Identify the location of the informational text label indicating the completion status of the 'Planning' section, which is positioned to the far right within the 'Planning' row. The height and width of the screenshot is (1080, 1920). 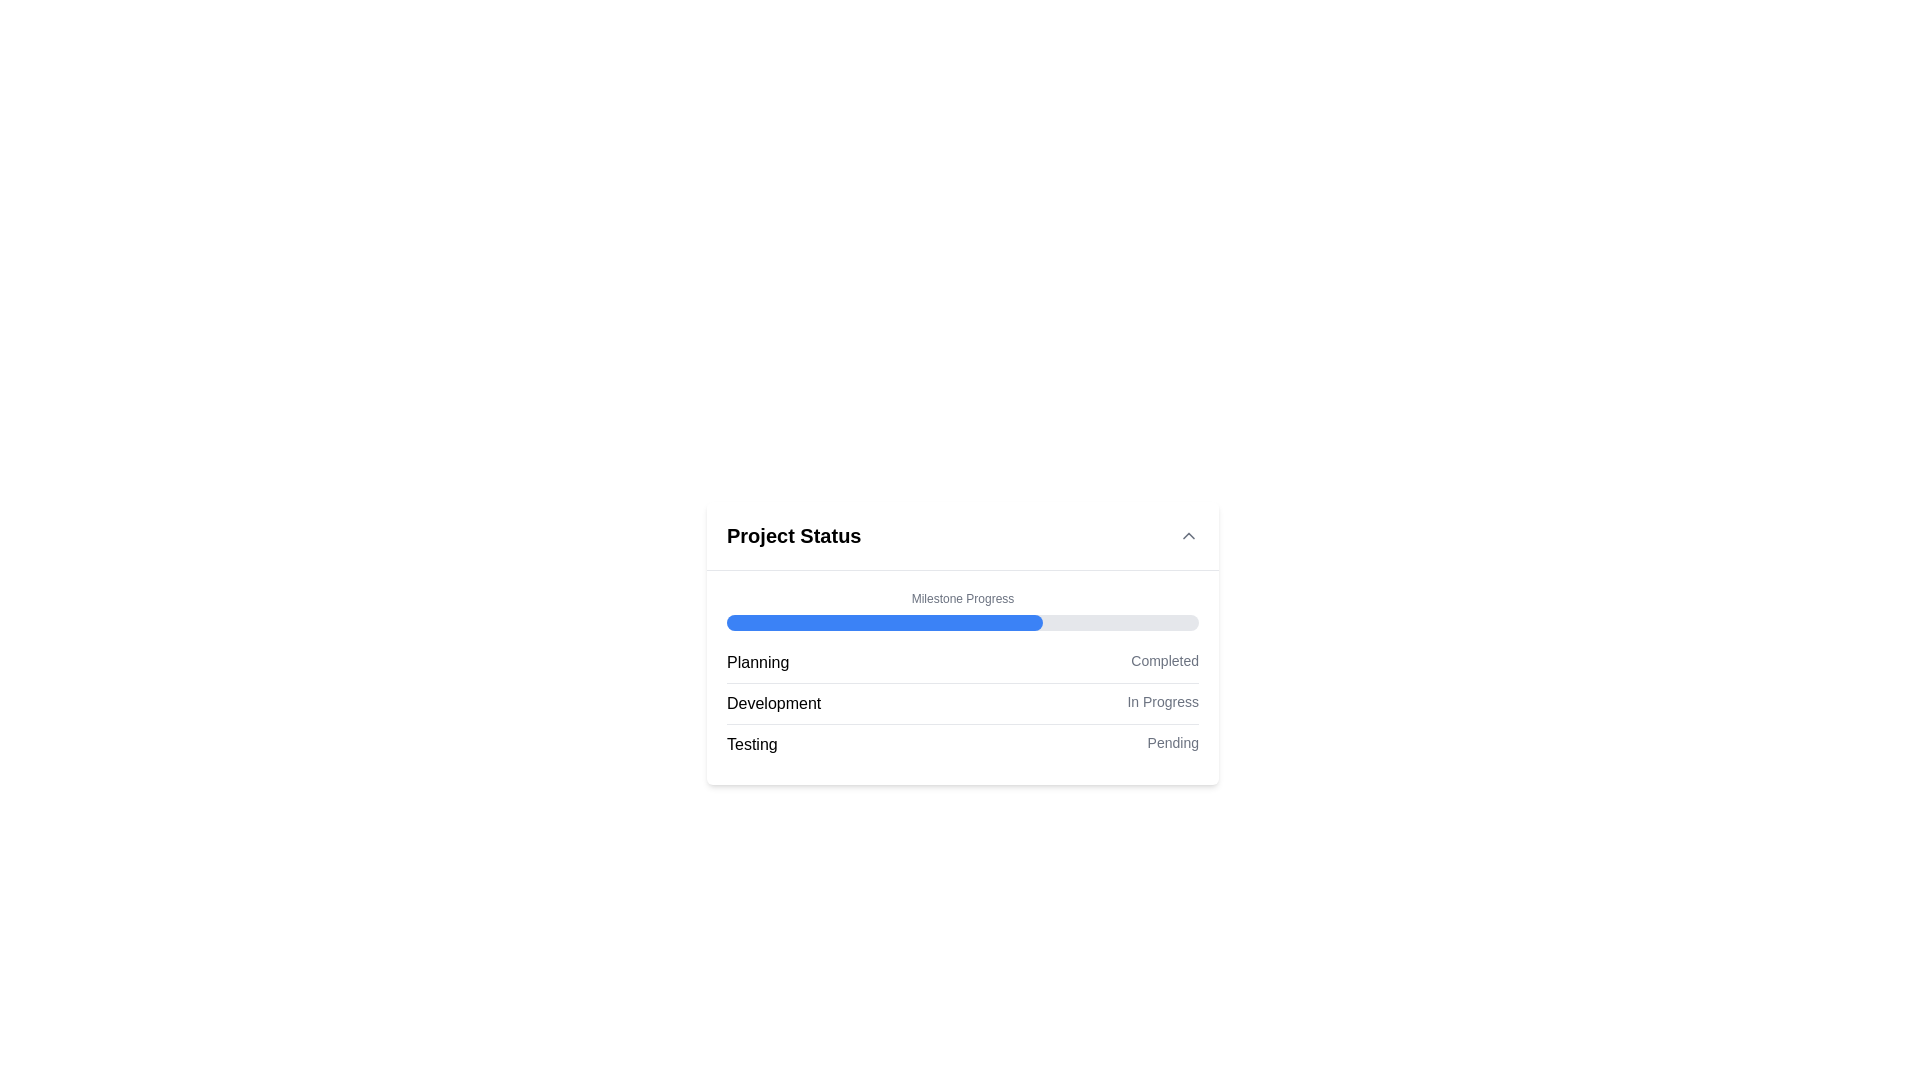
(1165, 663).